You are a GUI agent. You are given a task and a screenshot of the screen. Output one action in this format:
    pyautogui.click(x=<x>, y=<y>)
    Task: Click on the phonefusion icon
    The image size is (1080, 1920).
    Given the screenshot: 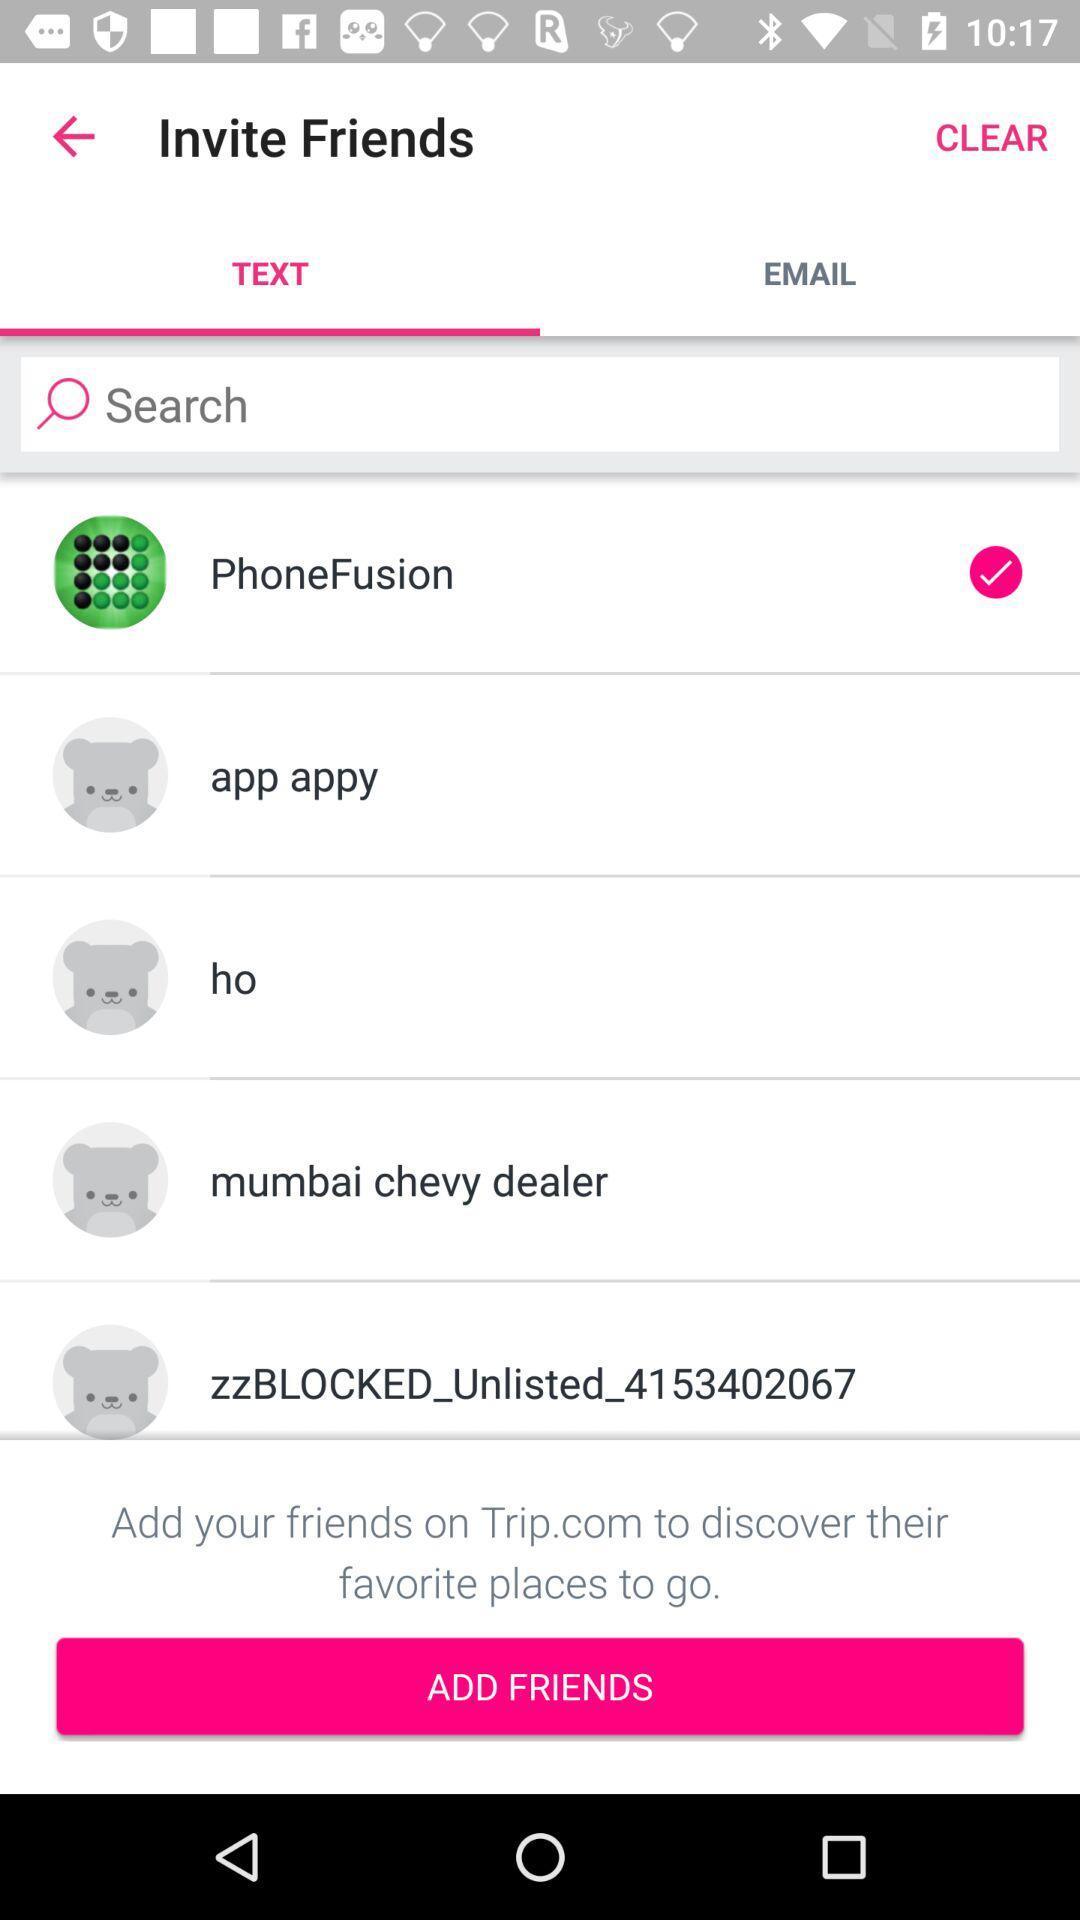 What is the action you would take?
    pyautogui.click(x=574, y=571)
    